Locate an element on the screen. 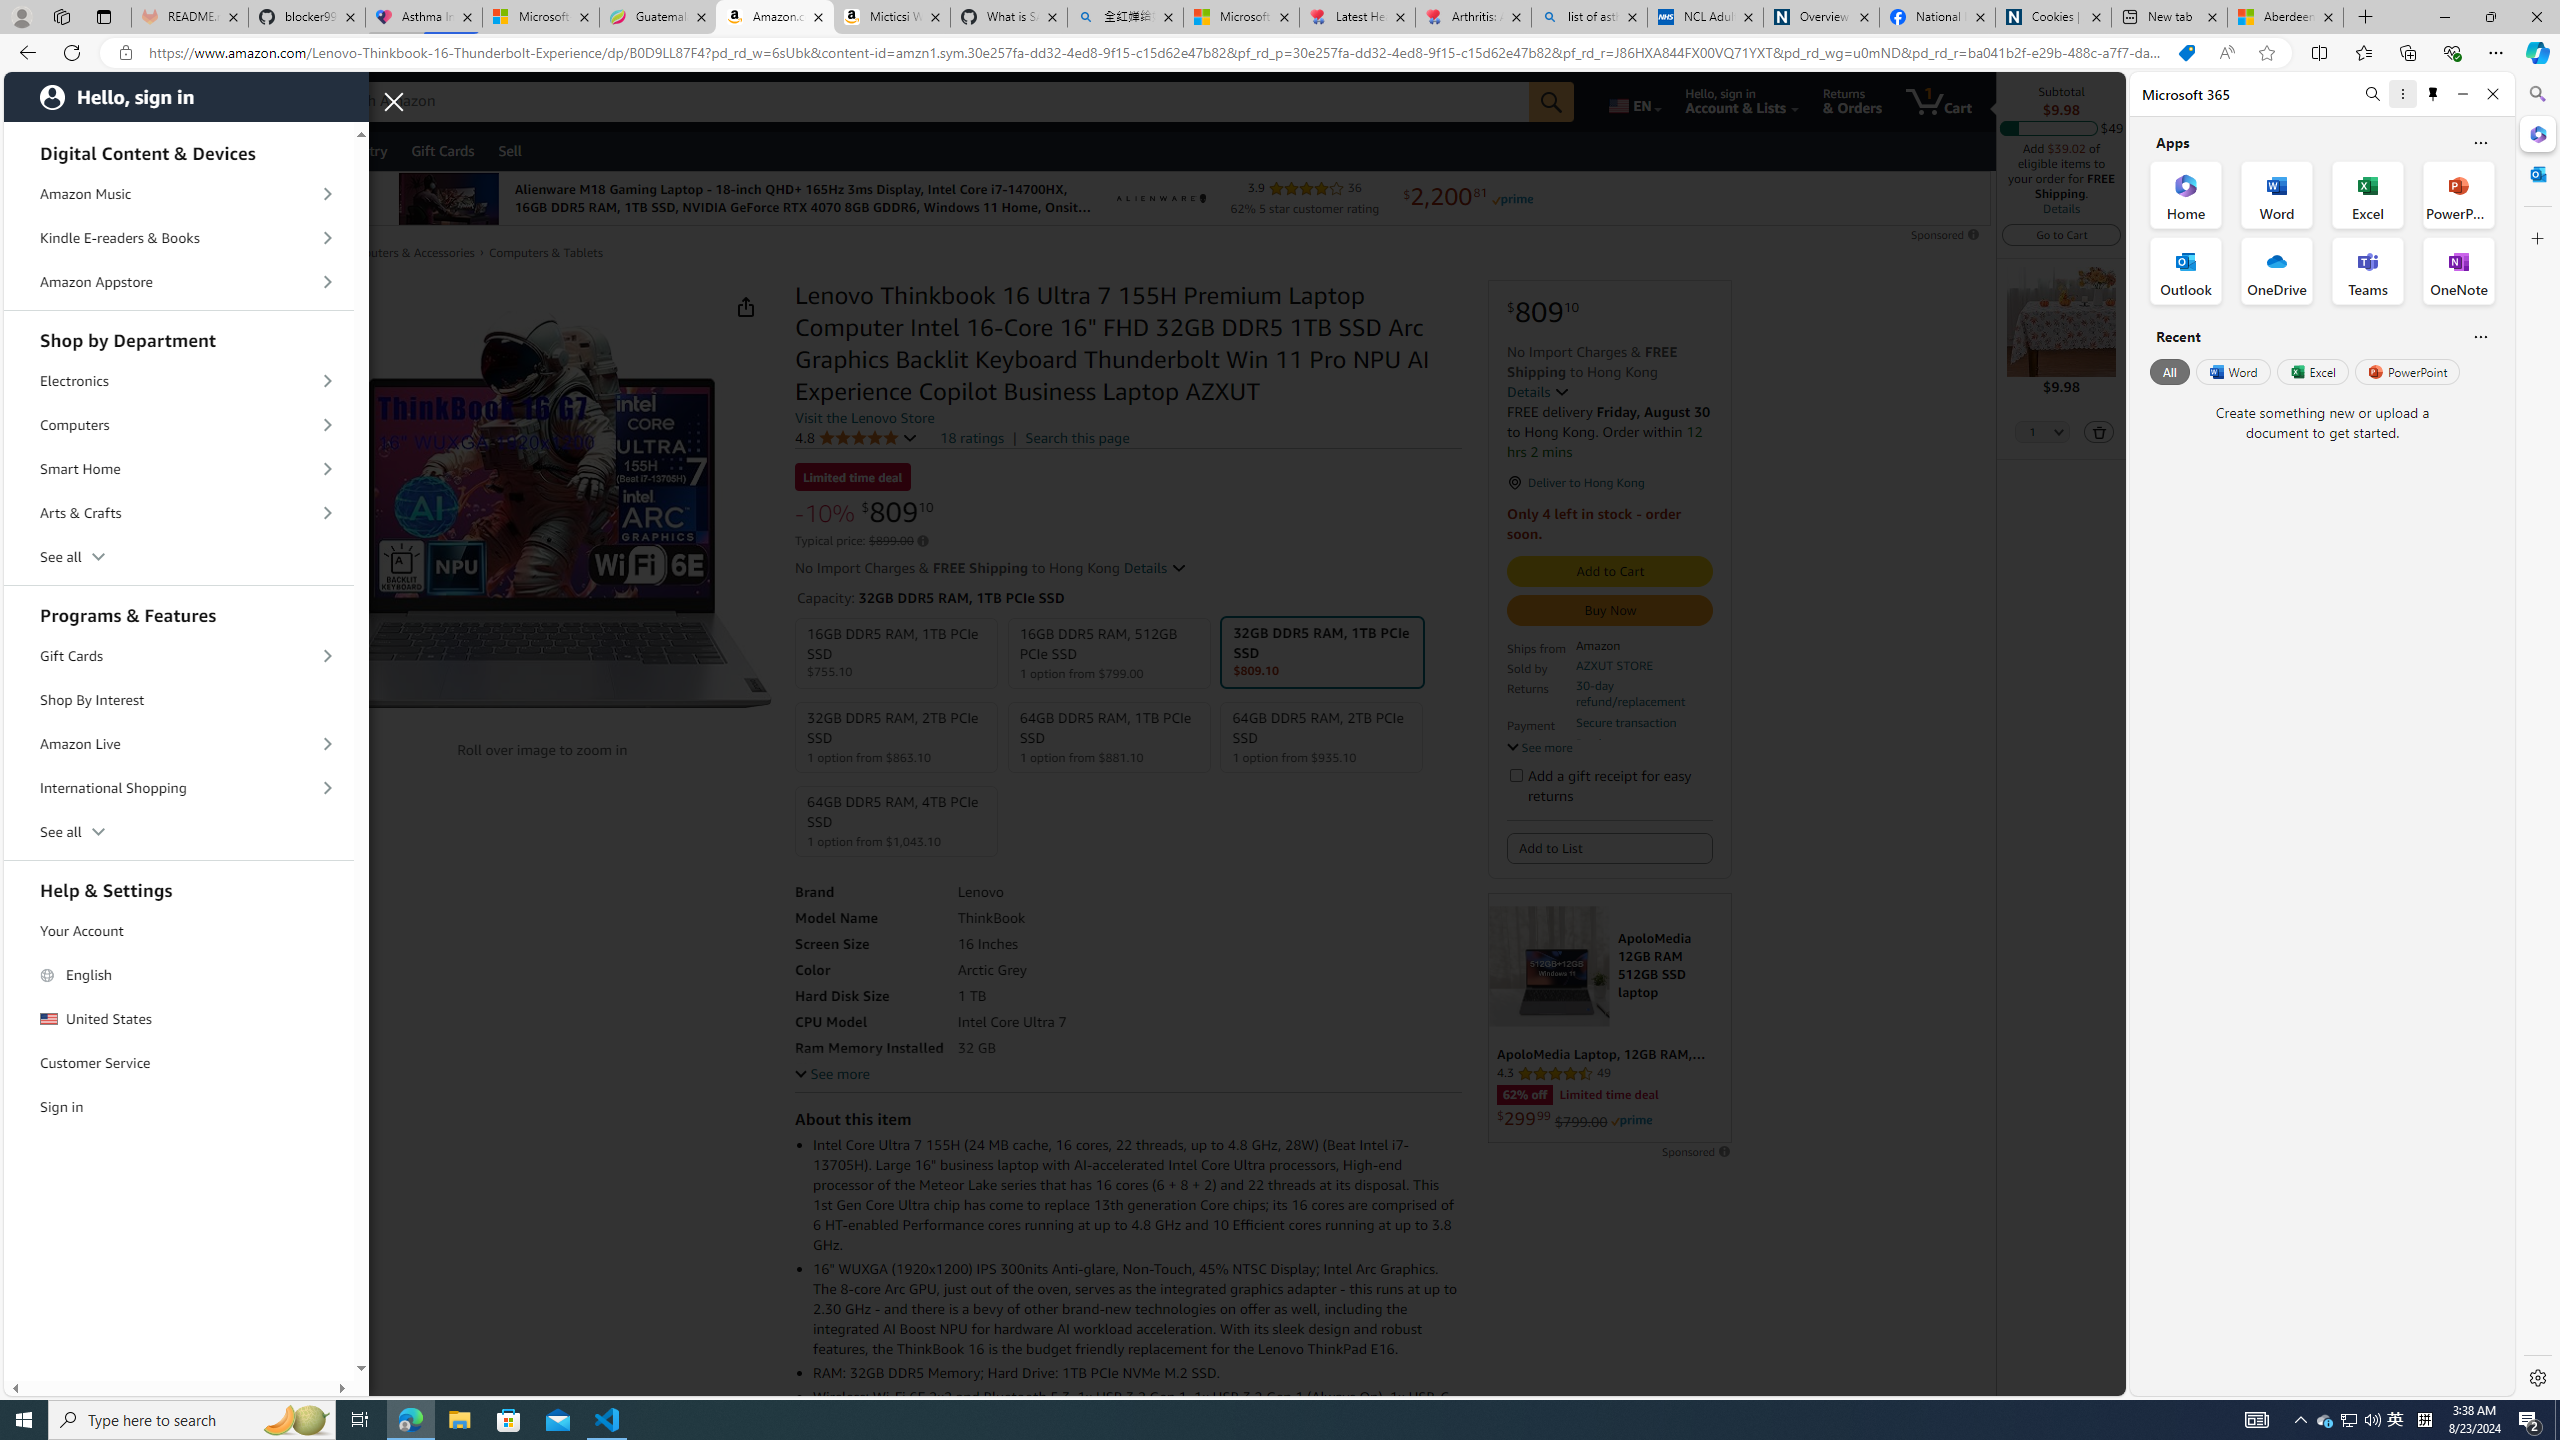  'You have the best price!' is located at coordinates (2185, 53).